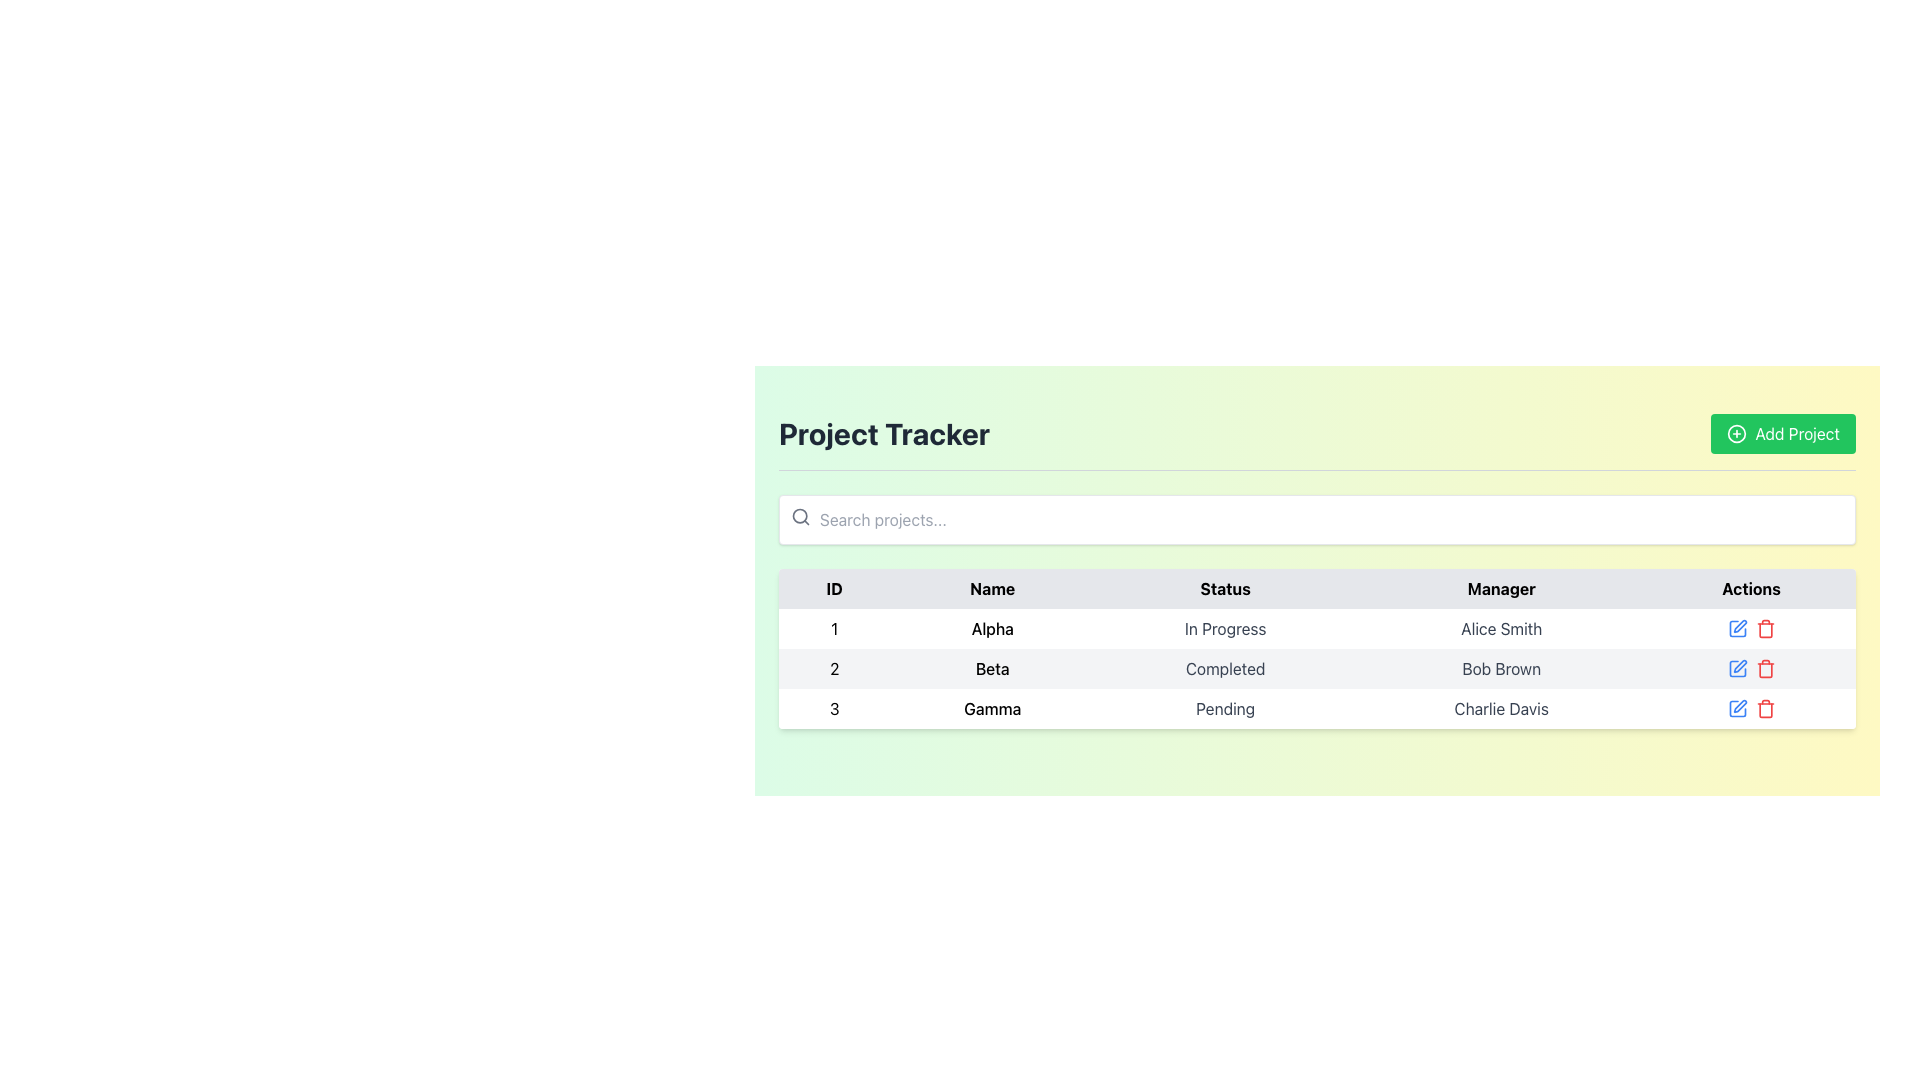  I want to click on the icon representing the action, so click(1736, 433).